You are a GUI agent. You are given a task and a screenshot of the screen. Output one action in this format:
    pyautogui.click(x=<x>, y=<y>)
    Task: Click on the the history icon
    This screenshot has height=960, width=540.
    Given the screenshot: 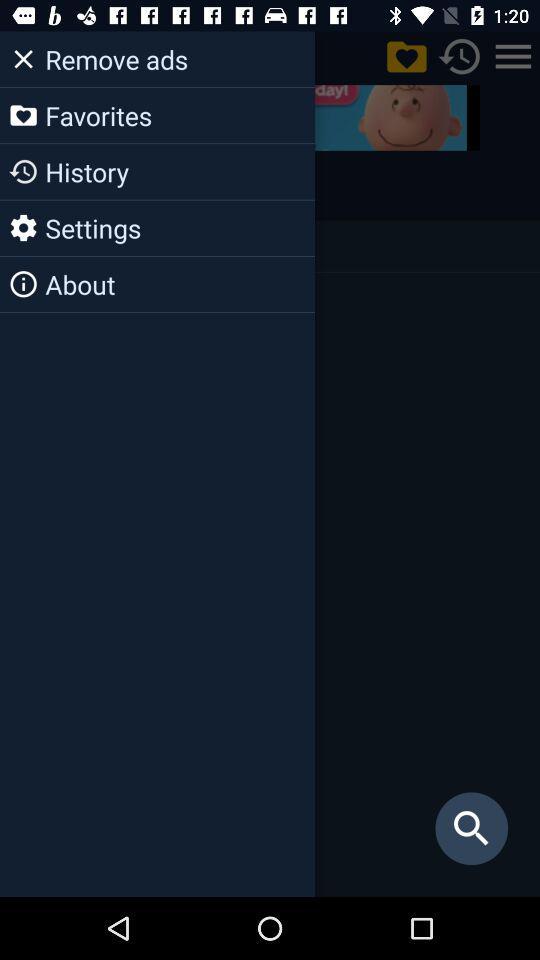 What is the action you would take?
    pyautogui.click(x=460, y=55)
    